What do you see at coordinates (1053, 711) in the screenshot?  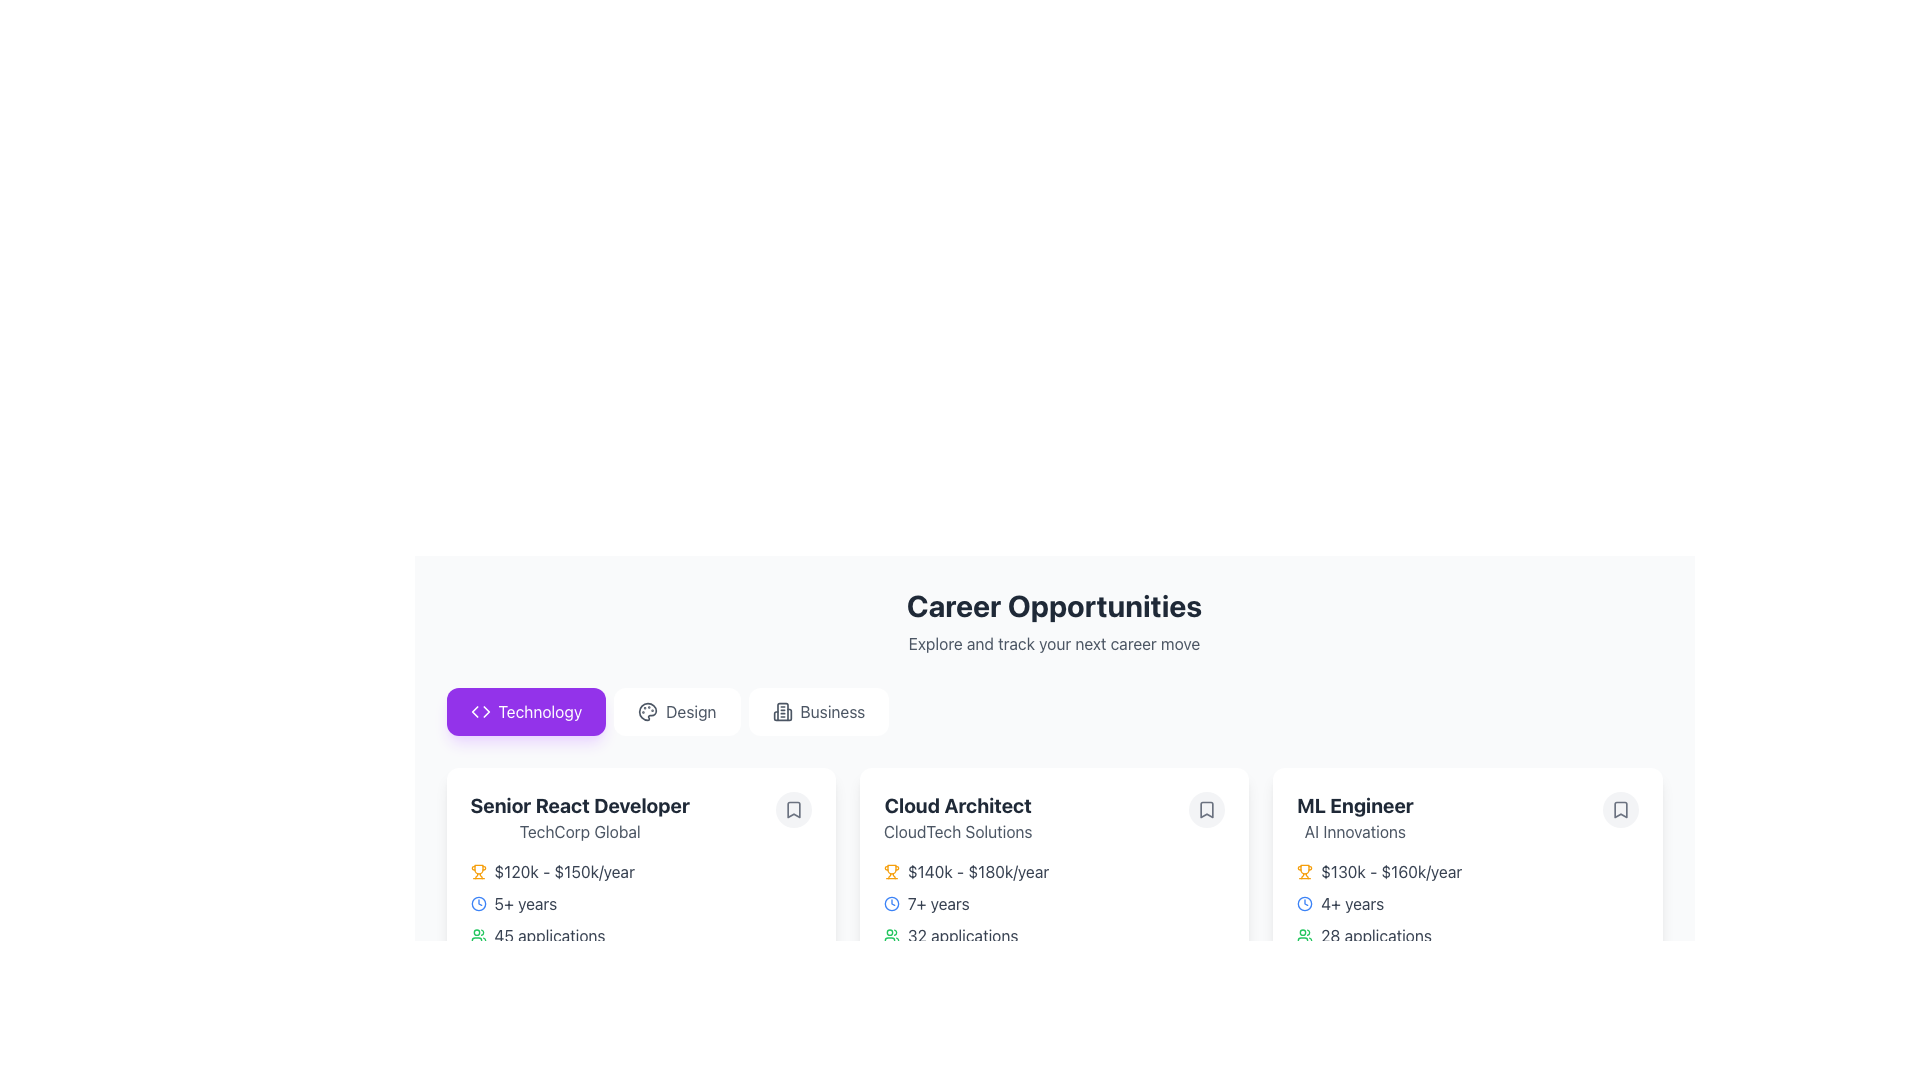 I see `the category in the Navigation bar located below the 'Career Opportunities' heading` at bounding box center [1053, 711].